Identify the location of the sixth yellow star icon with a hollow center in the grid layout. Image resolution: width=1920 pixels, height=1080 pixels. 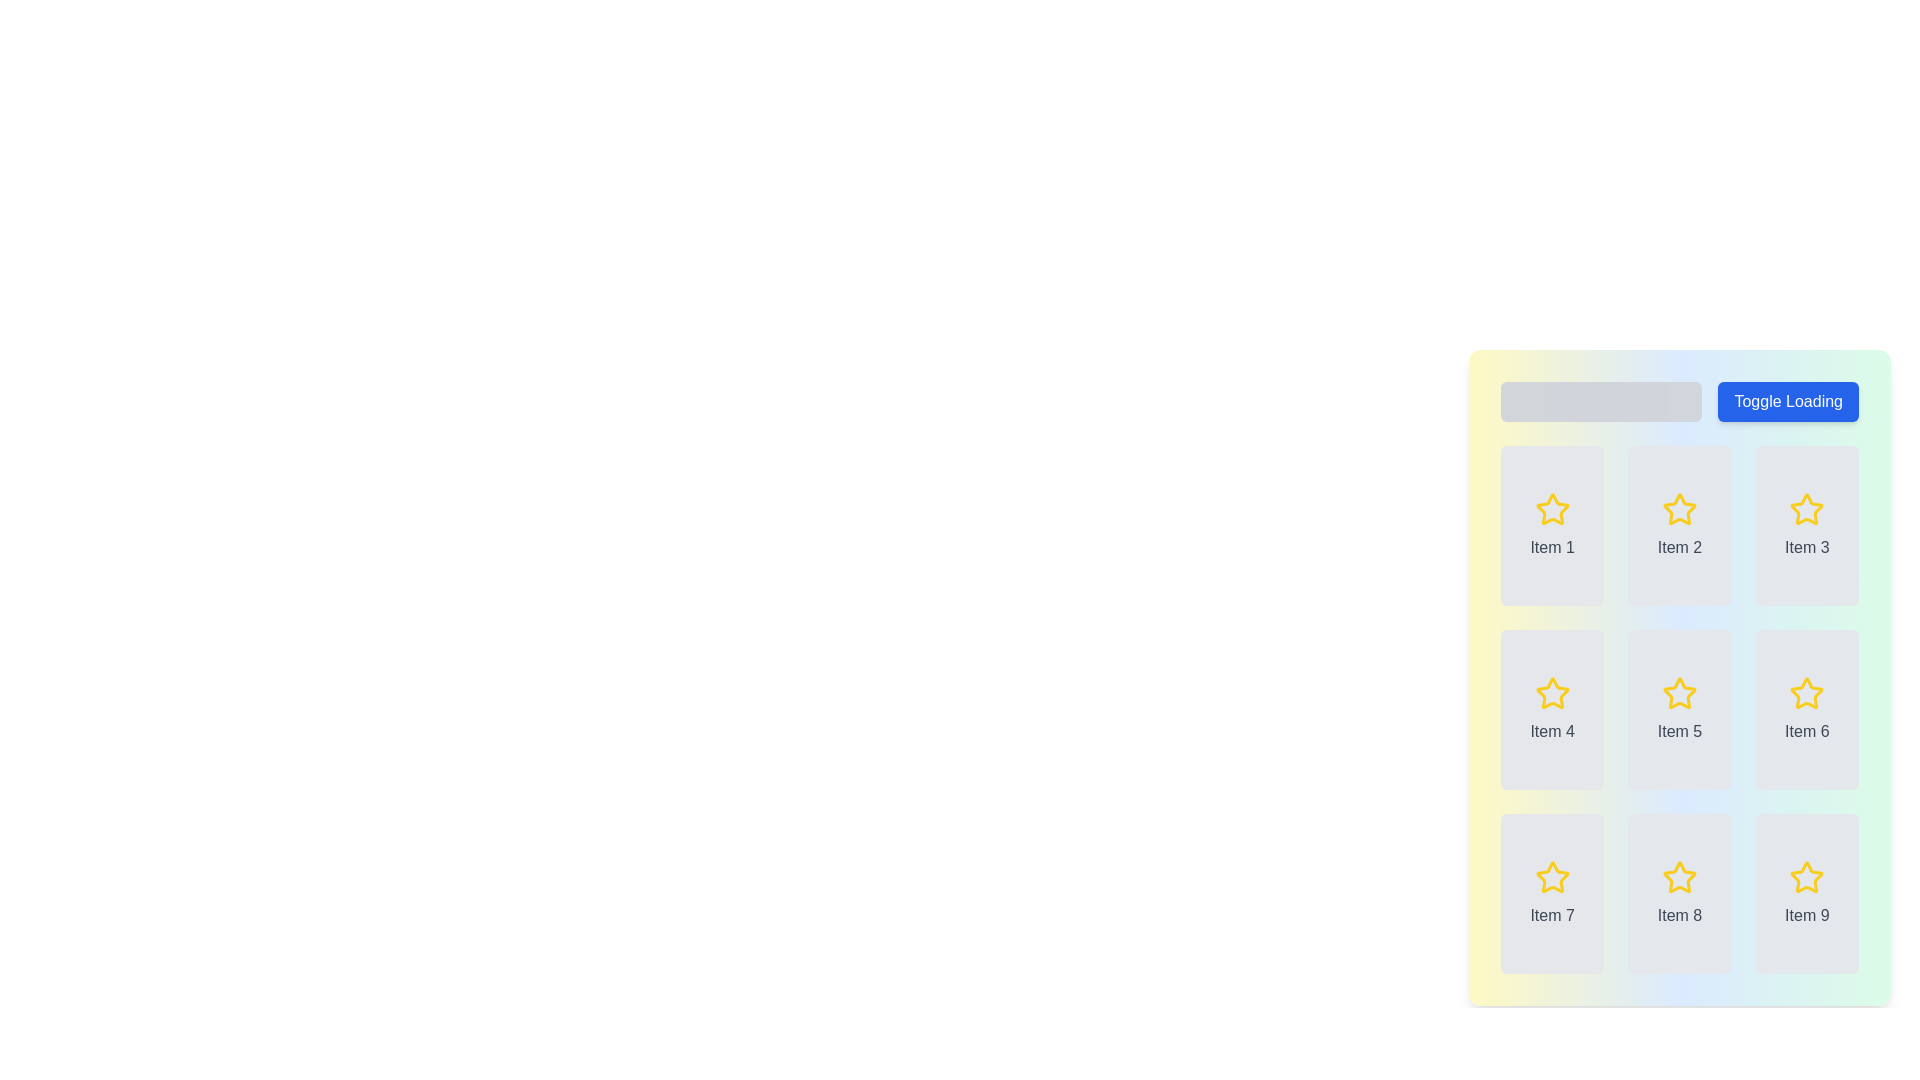
(1807, 692).